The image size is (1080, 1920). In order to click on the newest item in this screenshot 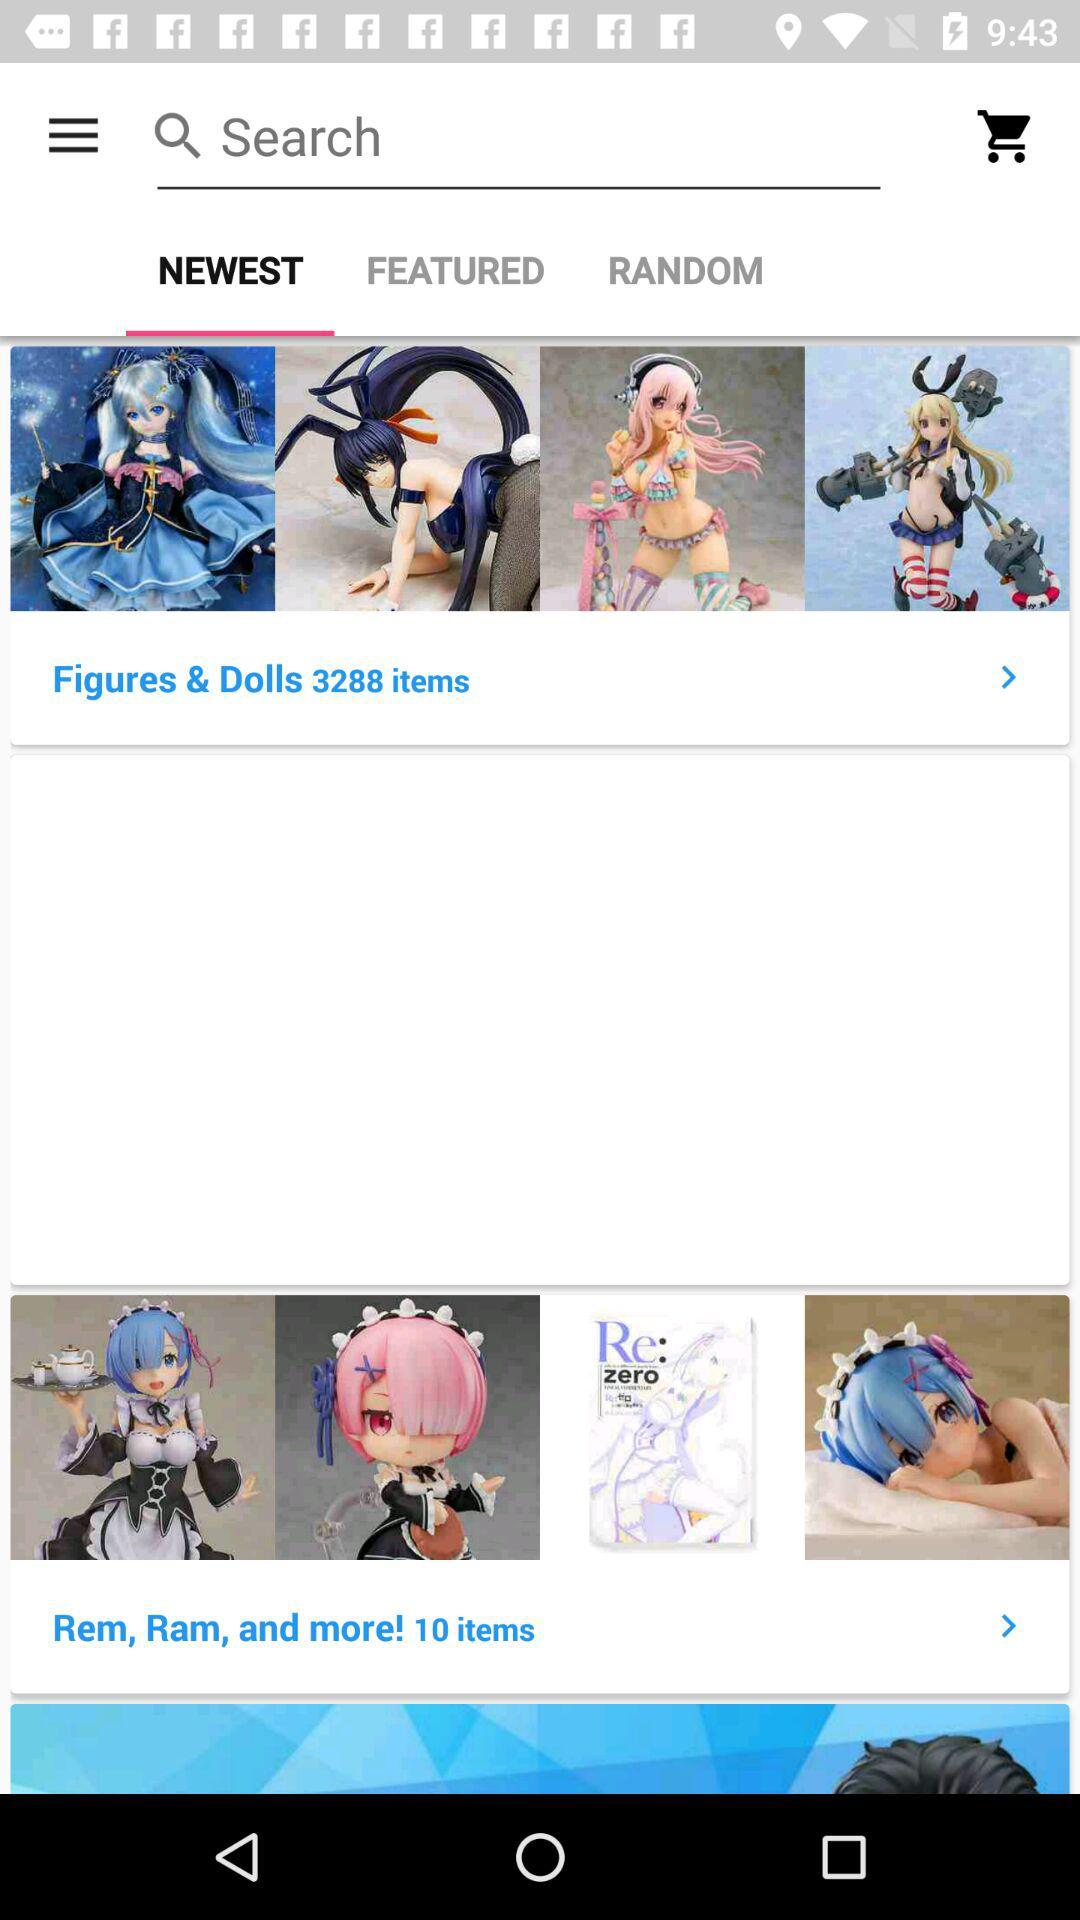, I will do `click(229, 269)`.